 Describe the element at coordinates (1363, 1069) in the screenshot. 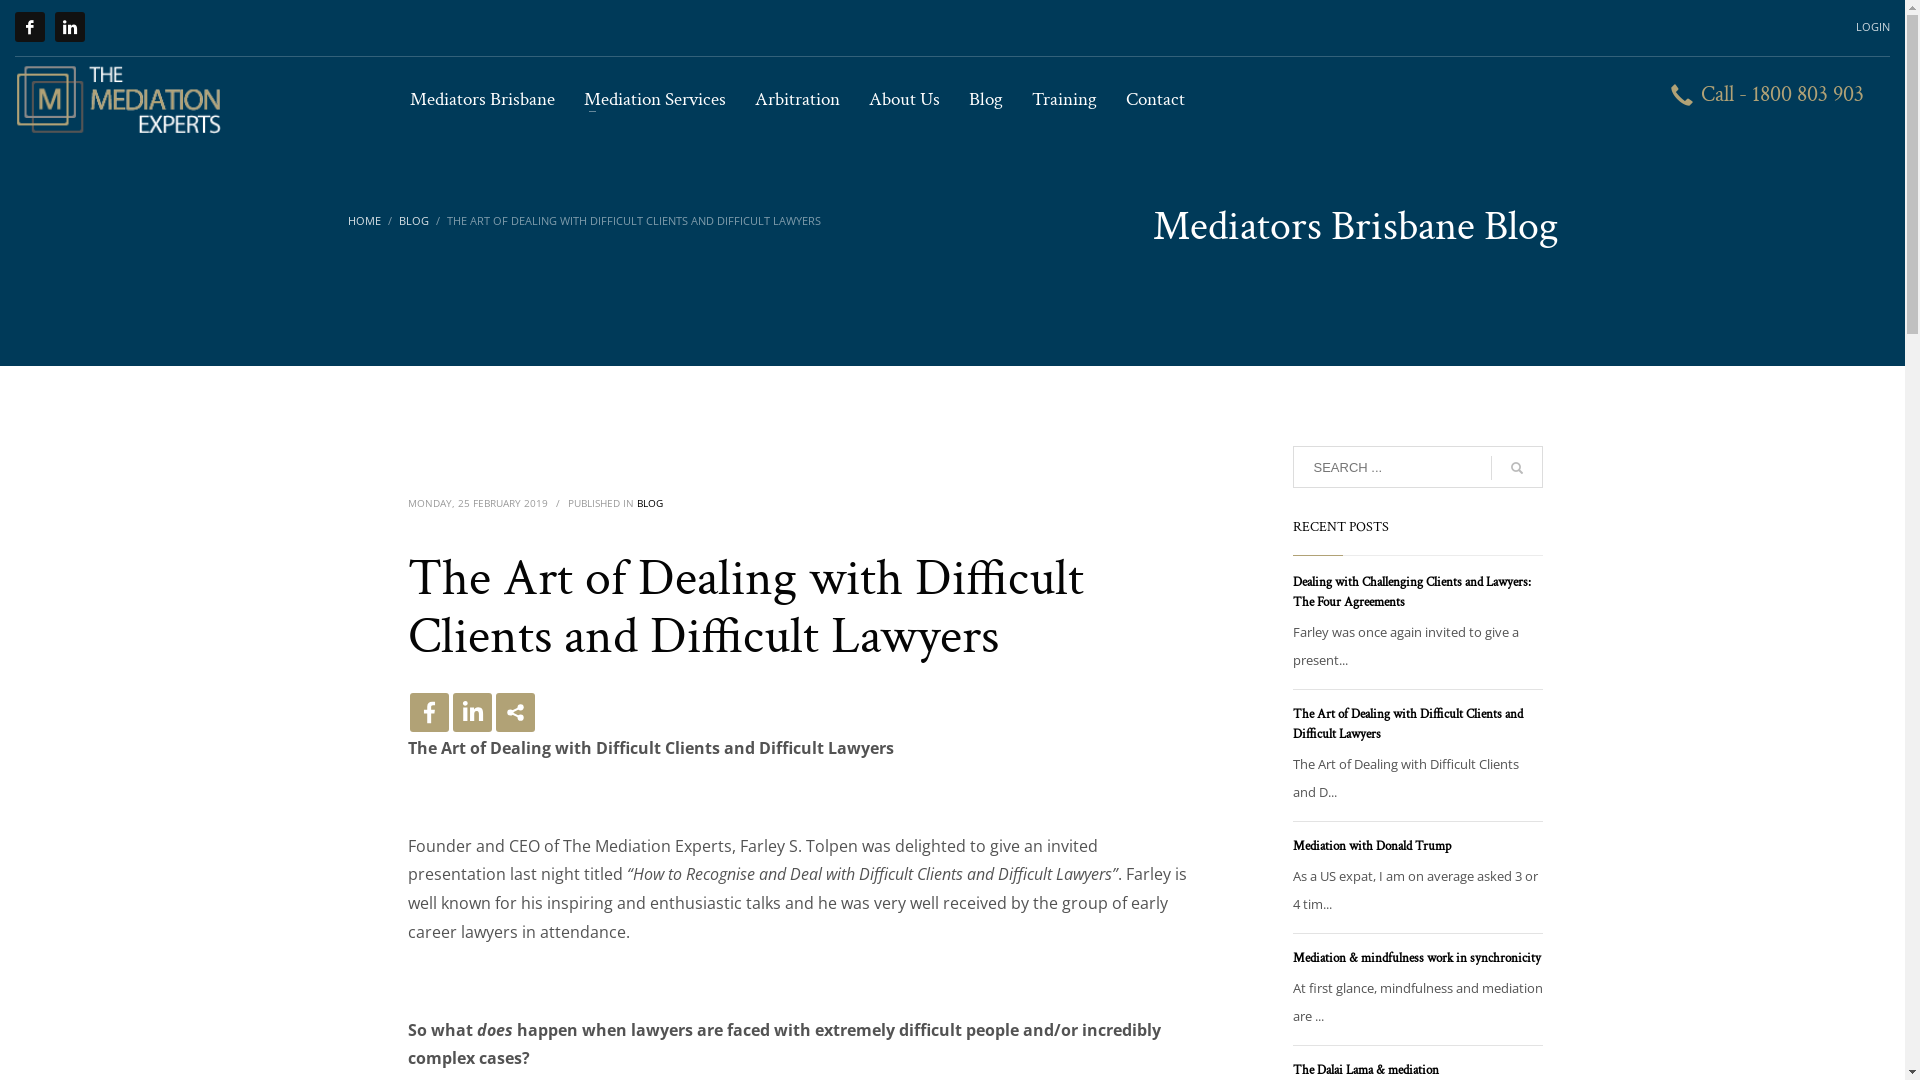

I see `'The Dalai Lama & mediation'` at that location.